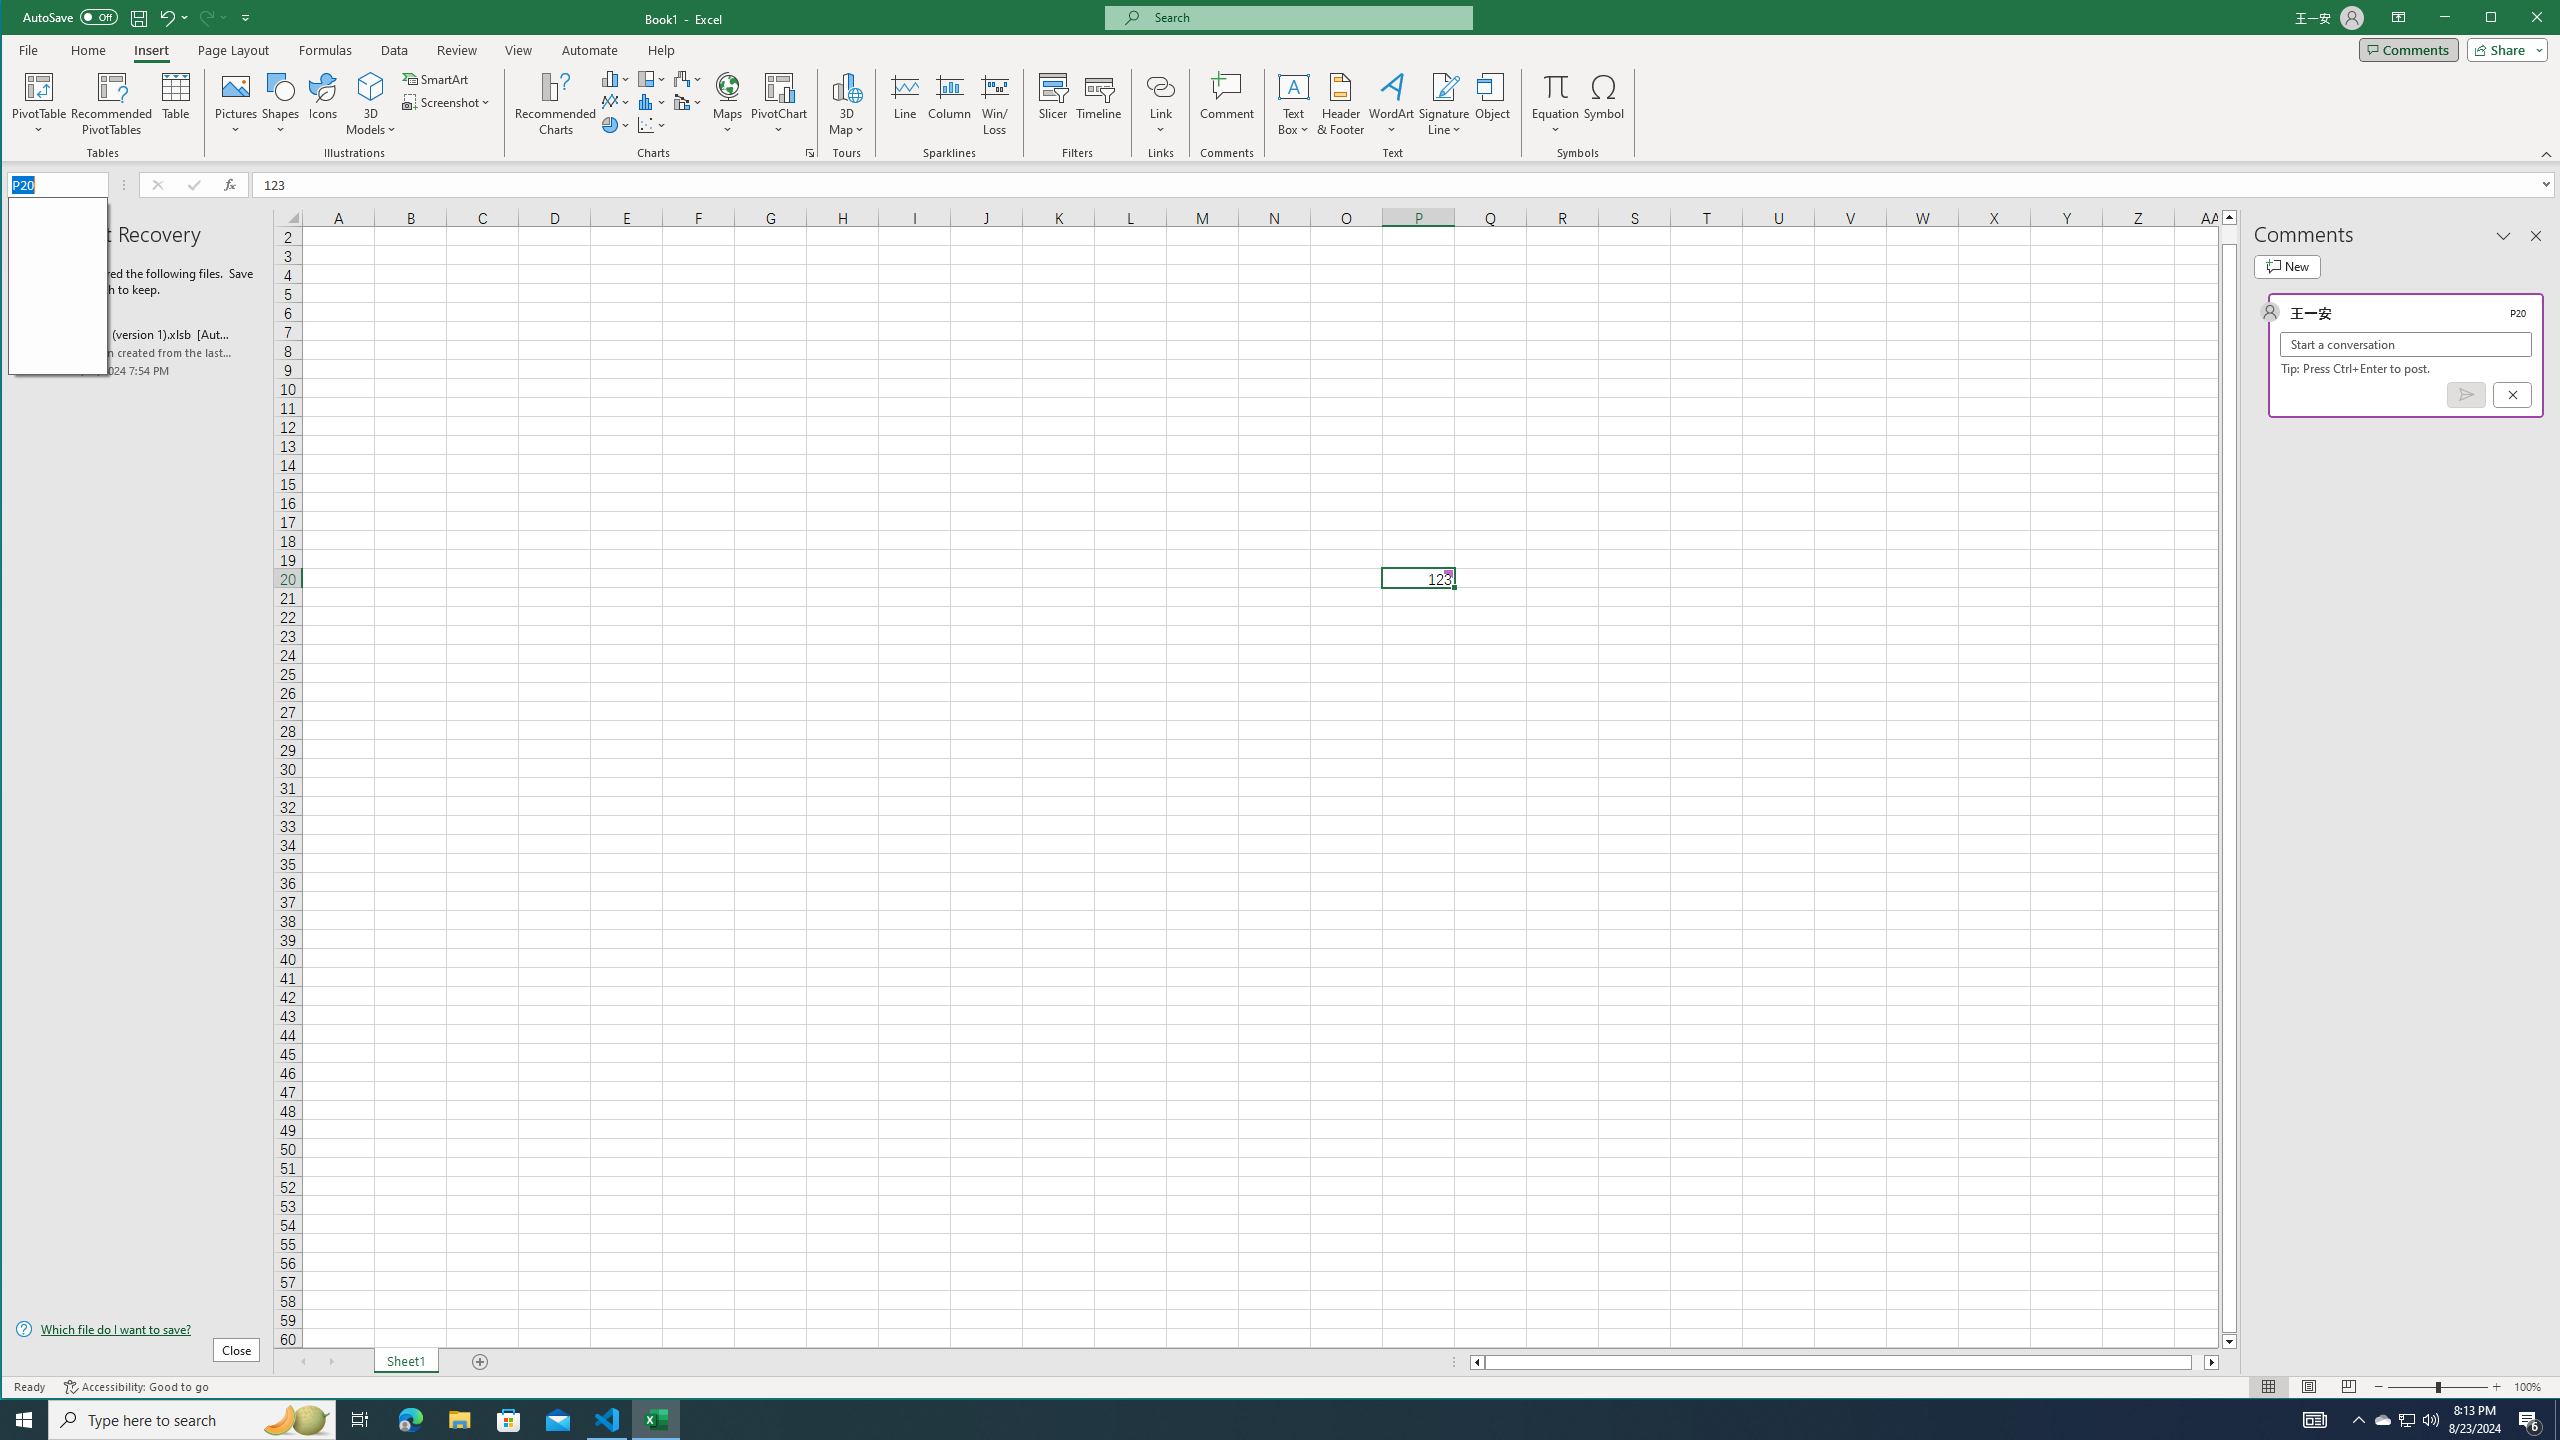 The width and height of the screenshot is (2560, 1440). What do you see at coordinates (949, 103) in the screenshot?
I see `'Column'` at bounding box center [949, 103].